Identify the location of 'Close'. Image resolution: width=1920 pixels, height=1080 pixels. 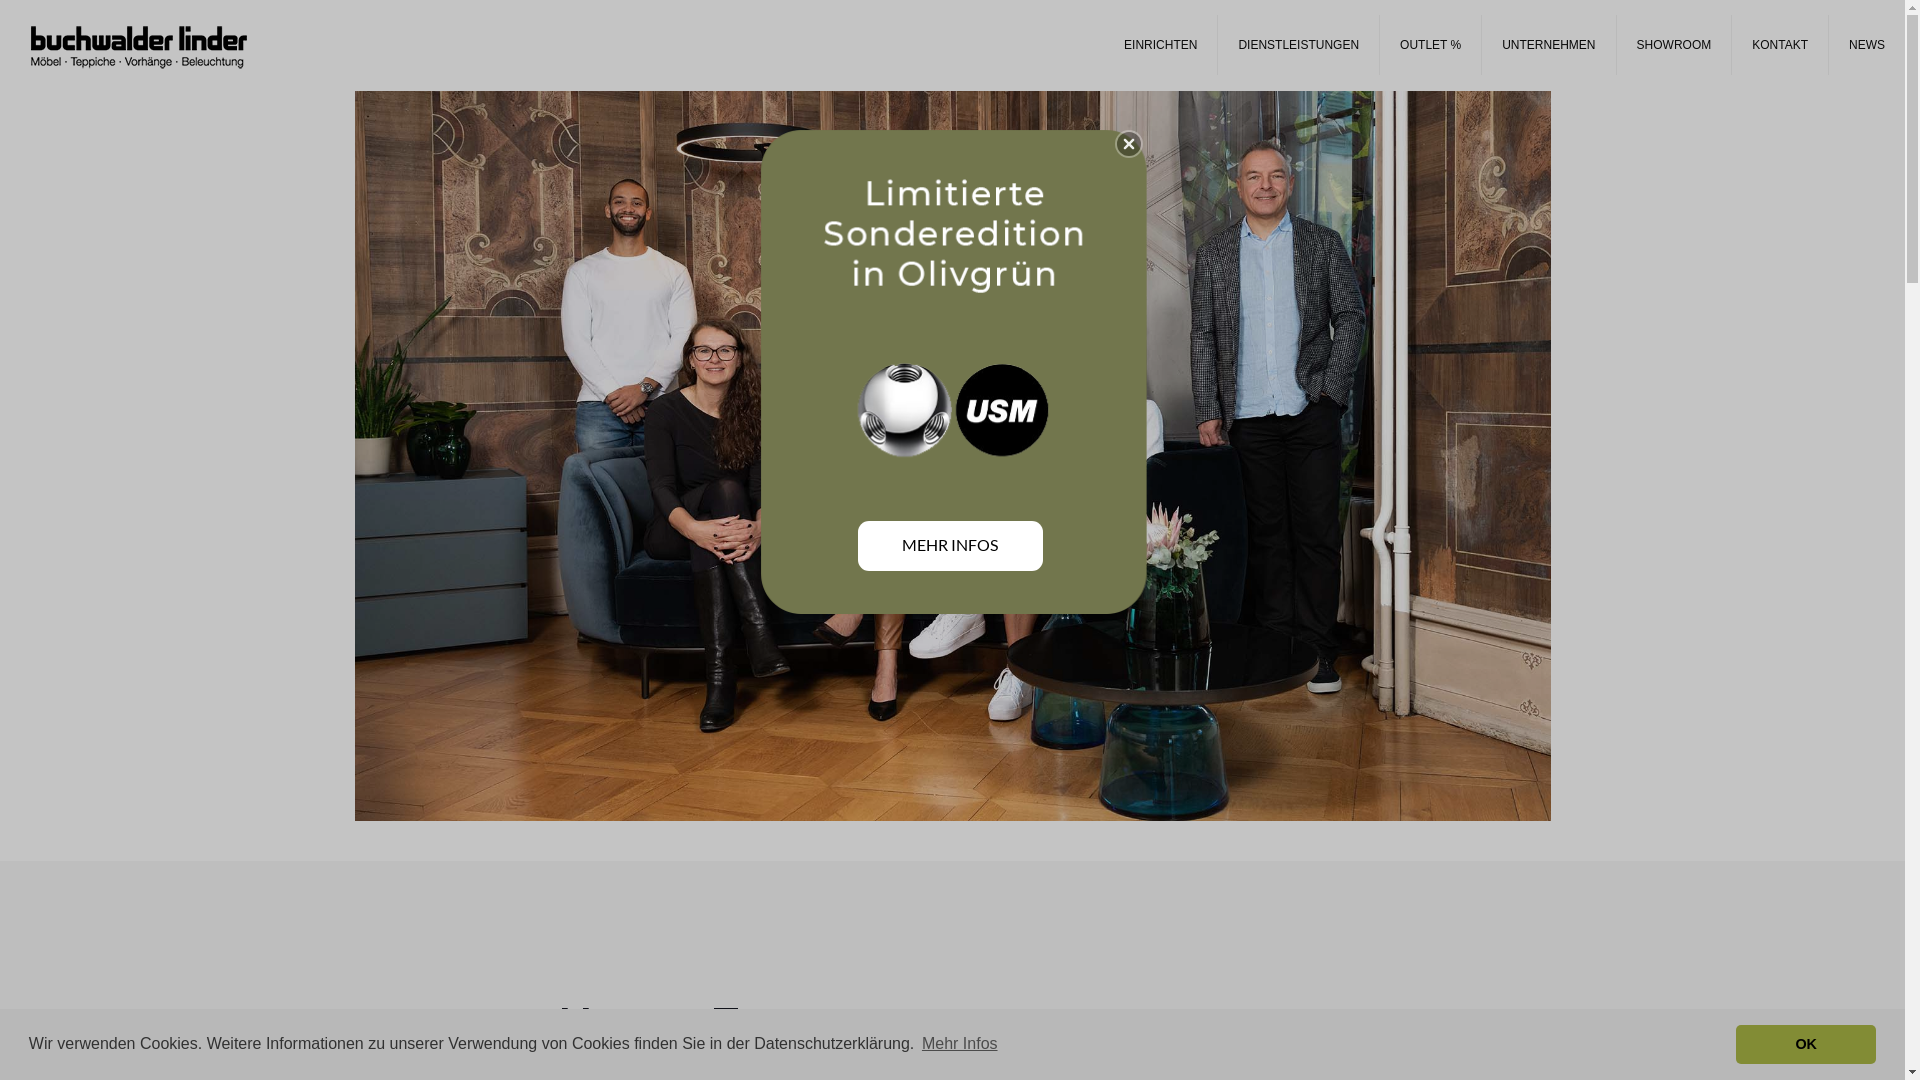
(1128, 142).